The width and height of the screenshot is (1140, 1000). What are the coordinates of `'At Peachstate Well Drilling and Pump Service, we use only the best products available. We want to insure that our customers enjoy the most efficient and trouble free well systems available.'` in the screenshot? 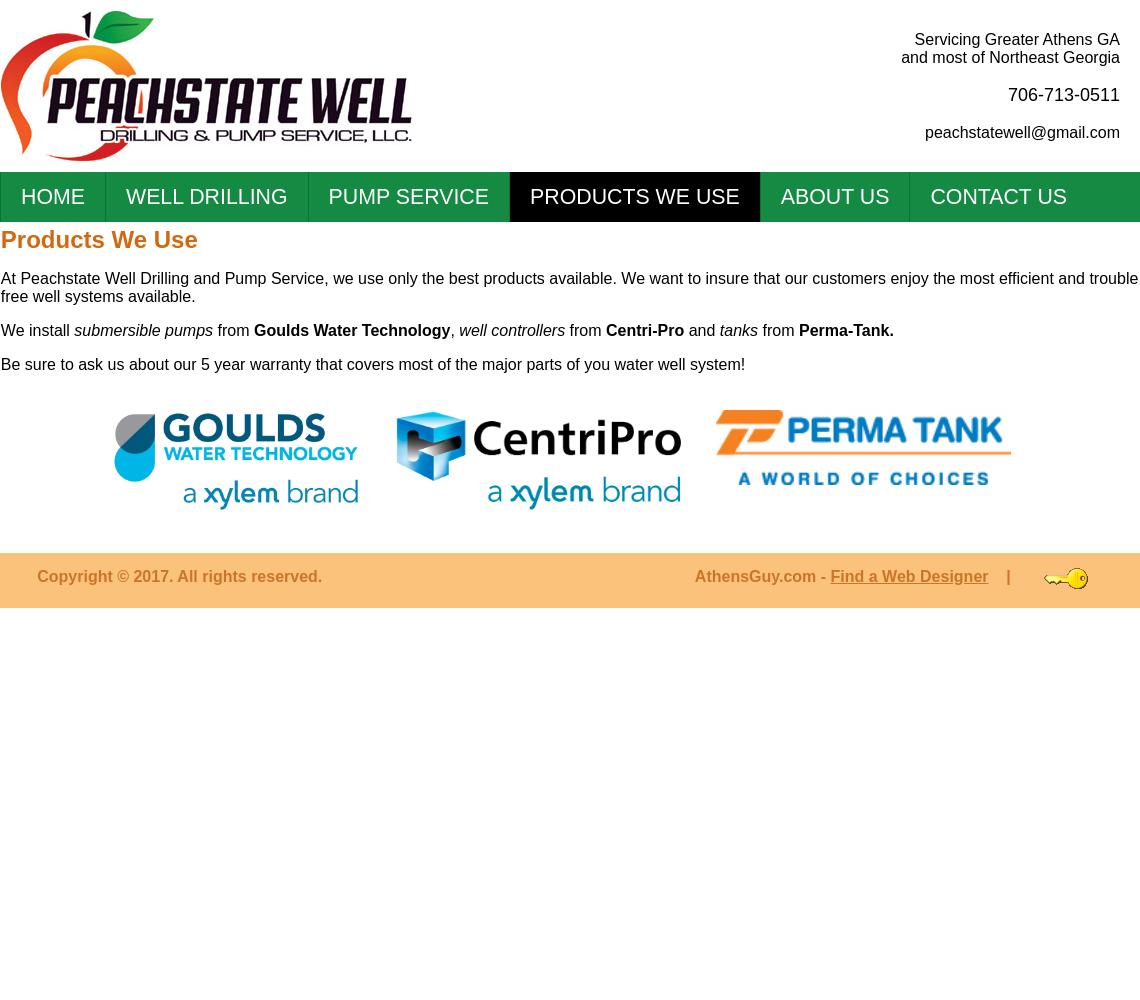 It's located at (0, 287).